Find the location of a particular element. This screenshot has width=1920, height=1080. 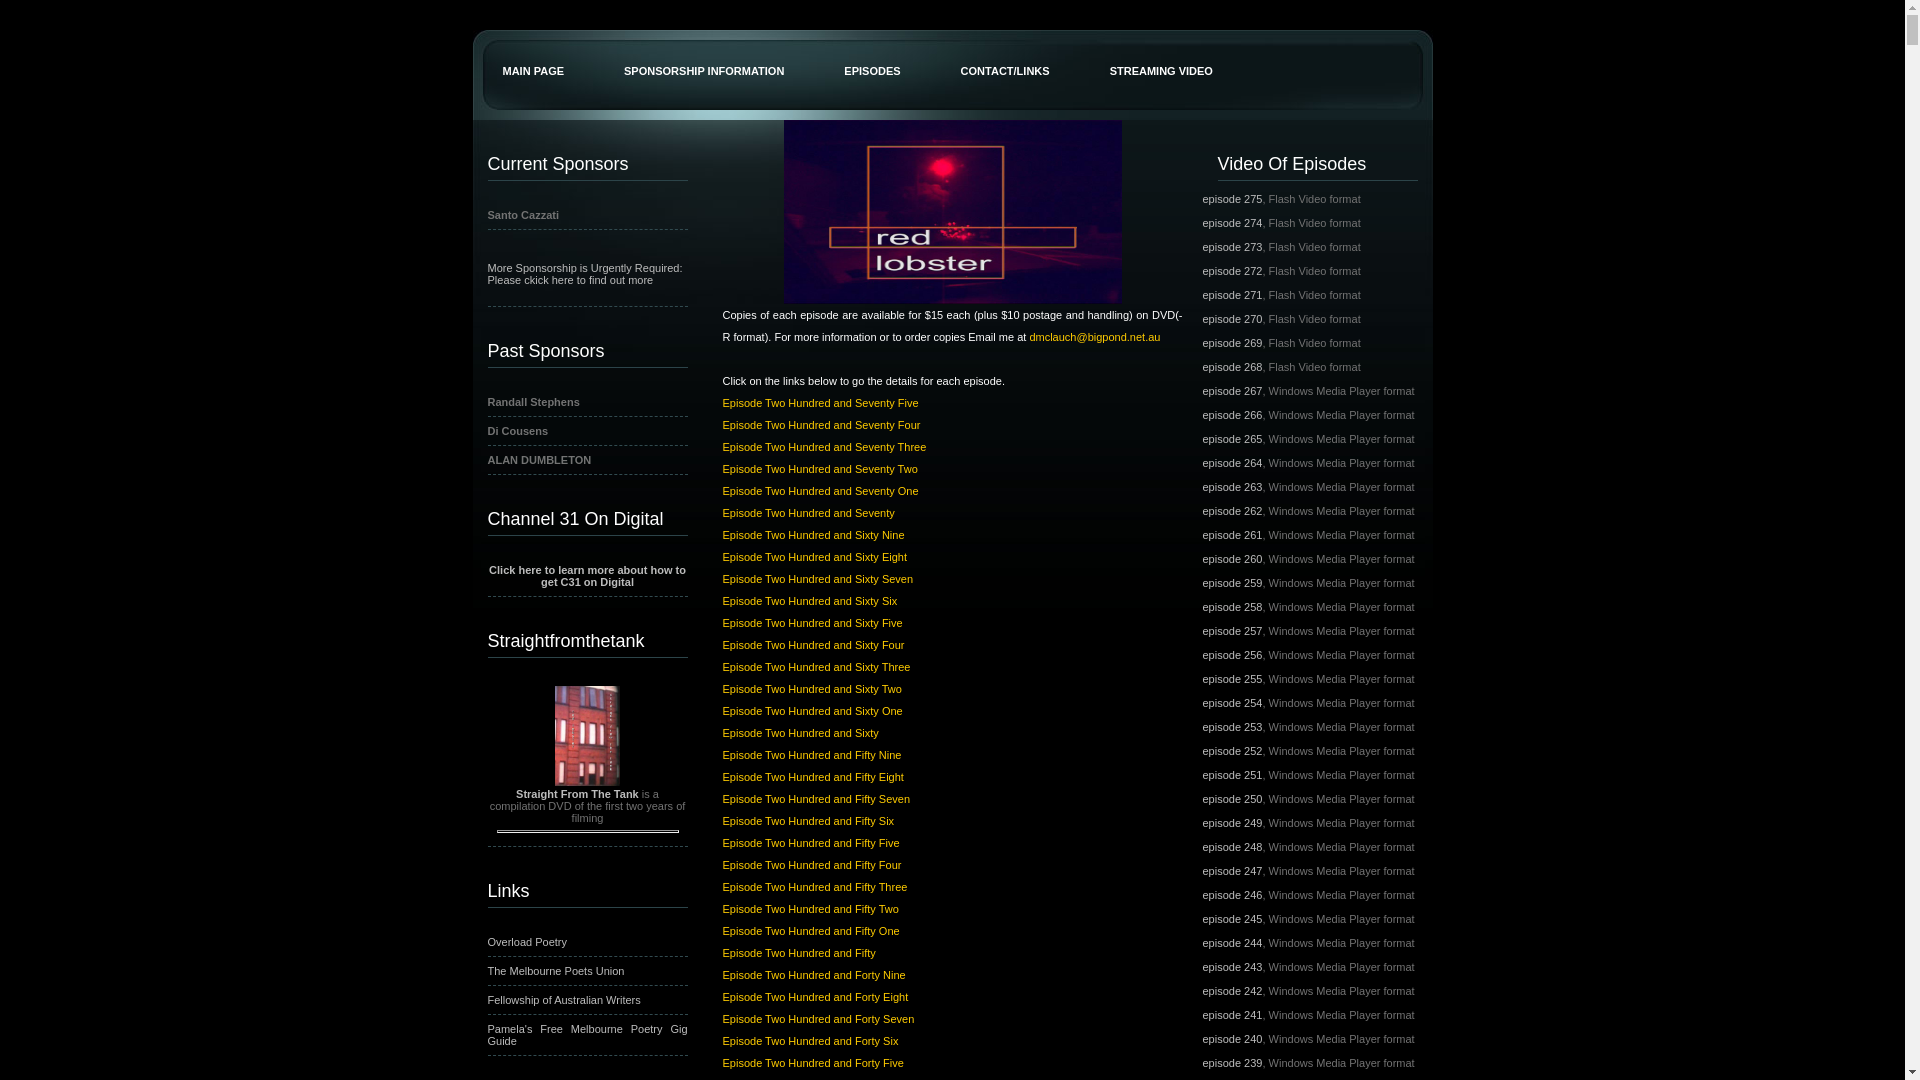

'Episode Two Hundred and Fifty One' is located at coordinates (810, 930).